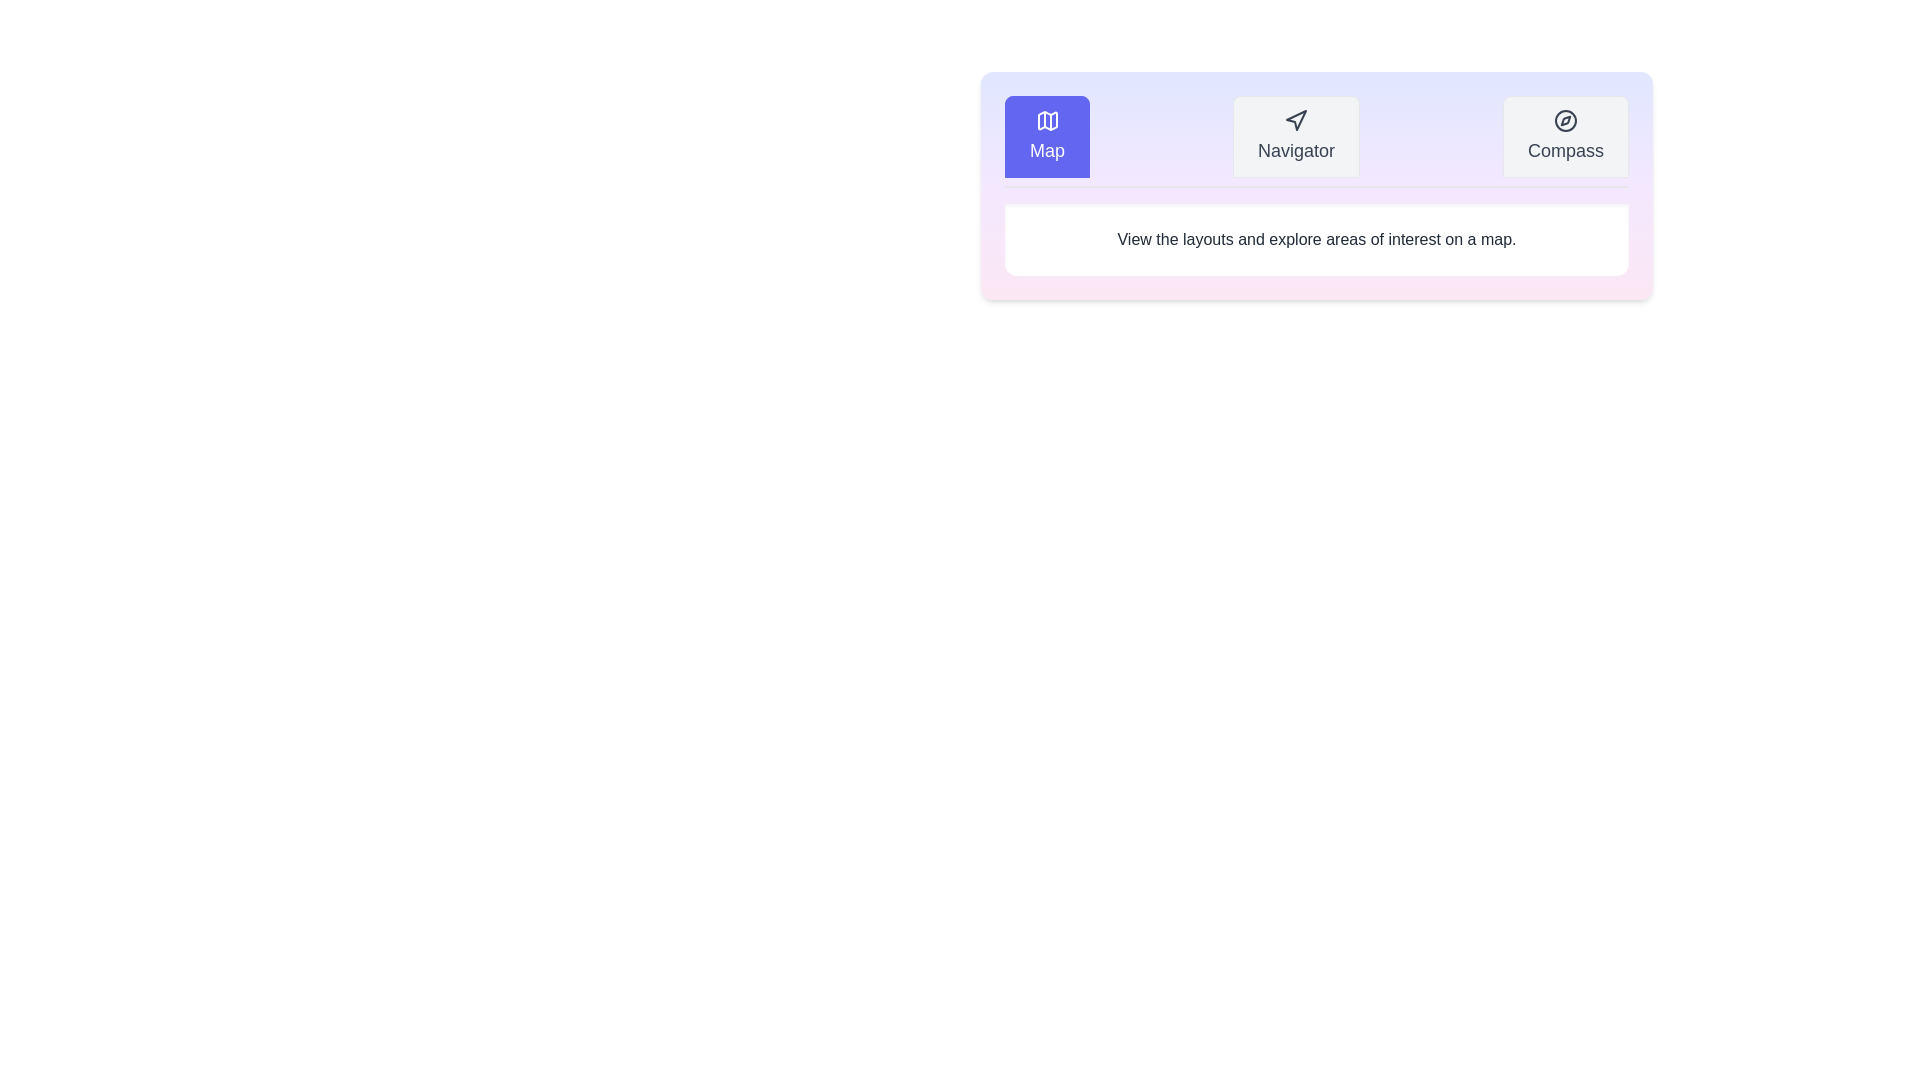  Describe the element at coordinates (1296, 136) in the screenshot. I see `the Navigator tab by clicking on it` at that location.